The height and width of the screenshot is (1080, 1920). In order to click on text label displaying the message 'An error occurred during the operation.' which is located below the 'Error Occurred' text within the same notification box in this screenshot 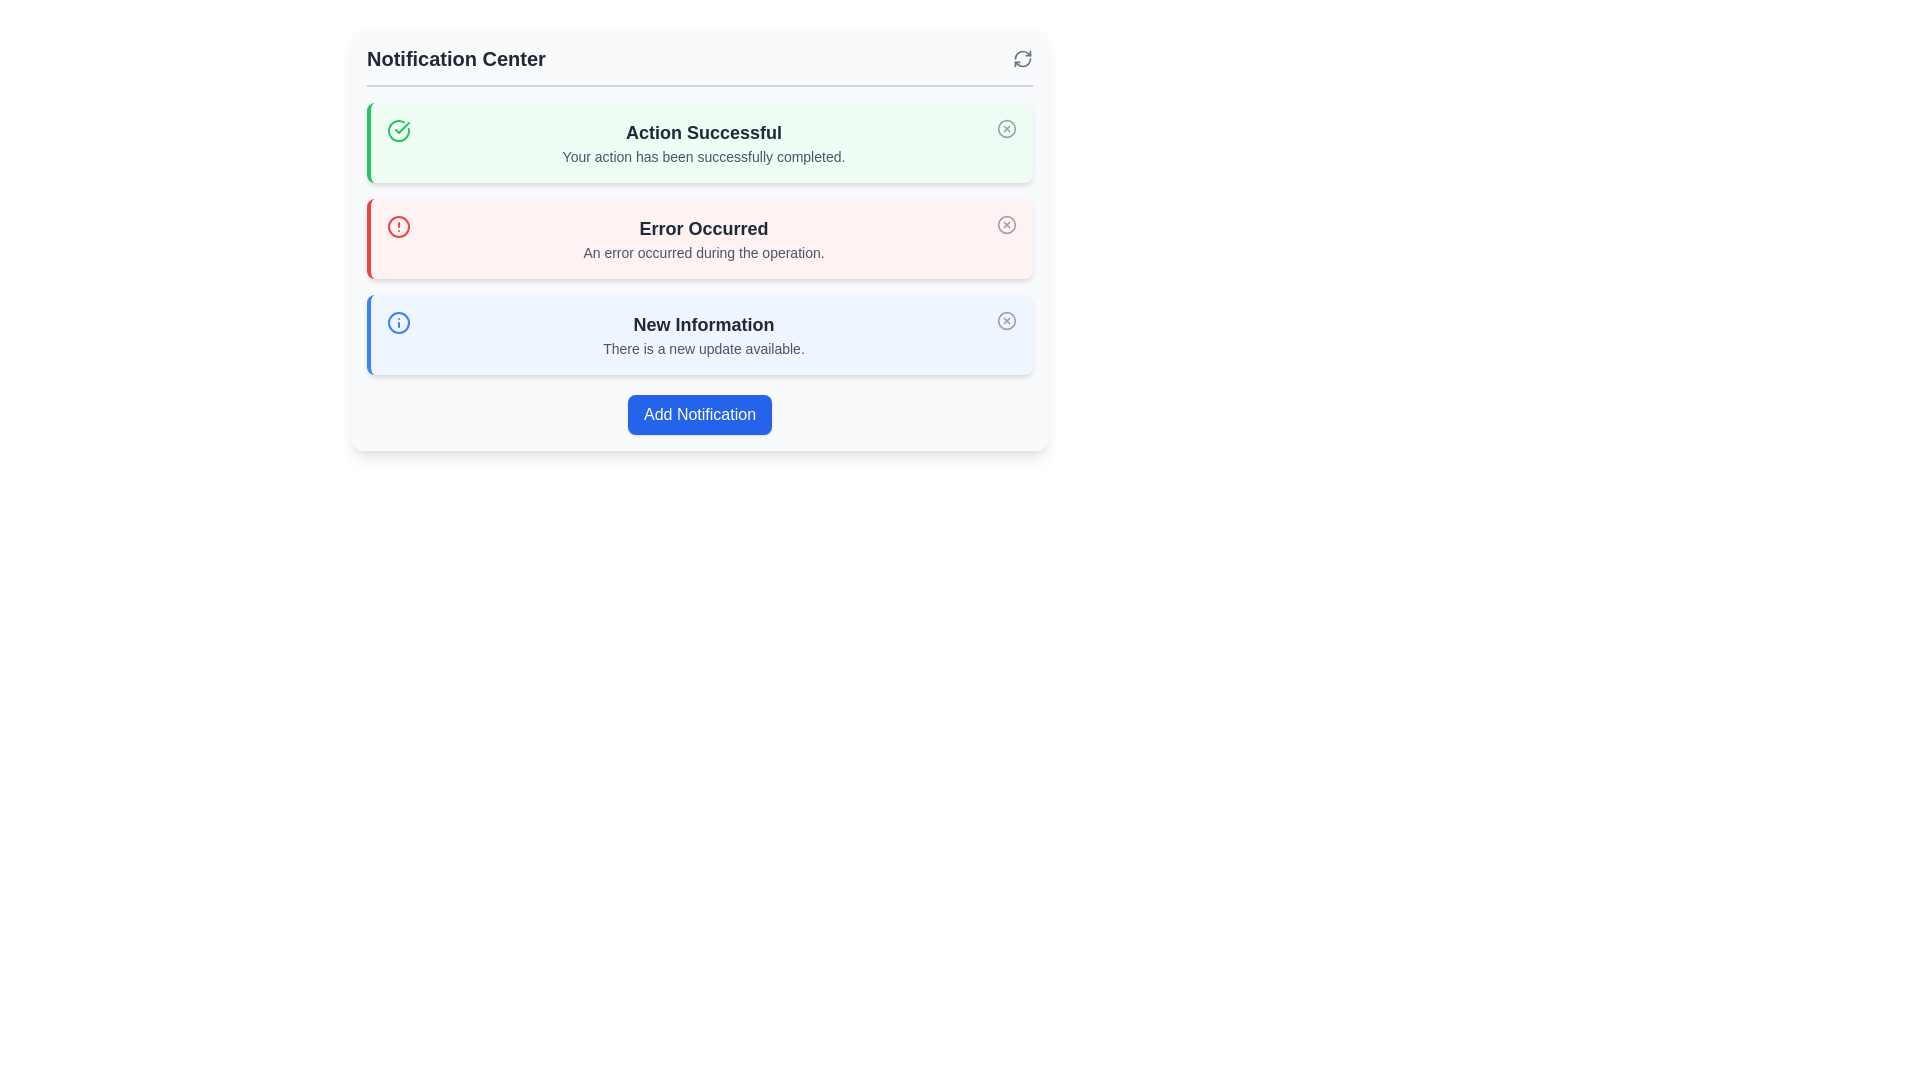, I will do `click(704, 252)`.